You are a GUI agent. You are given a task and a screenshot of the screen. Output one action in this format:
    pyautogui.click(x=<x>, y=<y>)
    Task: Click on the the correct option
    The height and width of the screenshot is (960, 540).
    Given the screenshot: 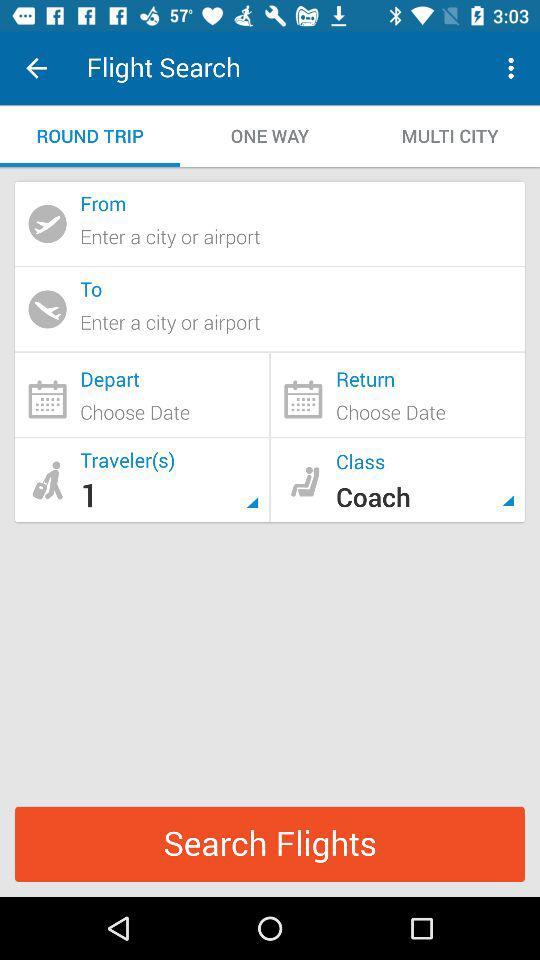 What is the action you would take?
    pyautogui.click(x=397, y=394)
    